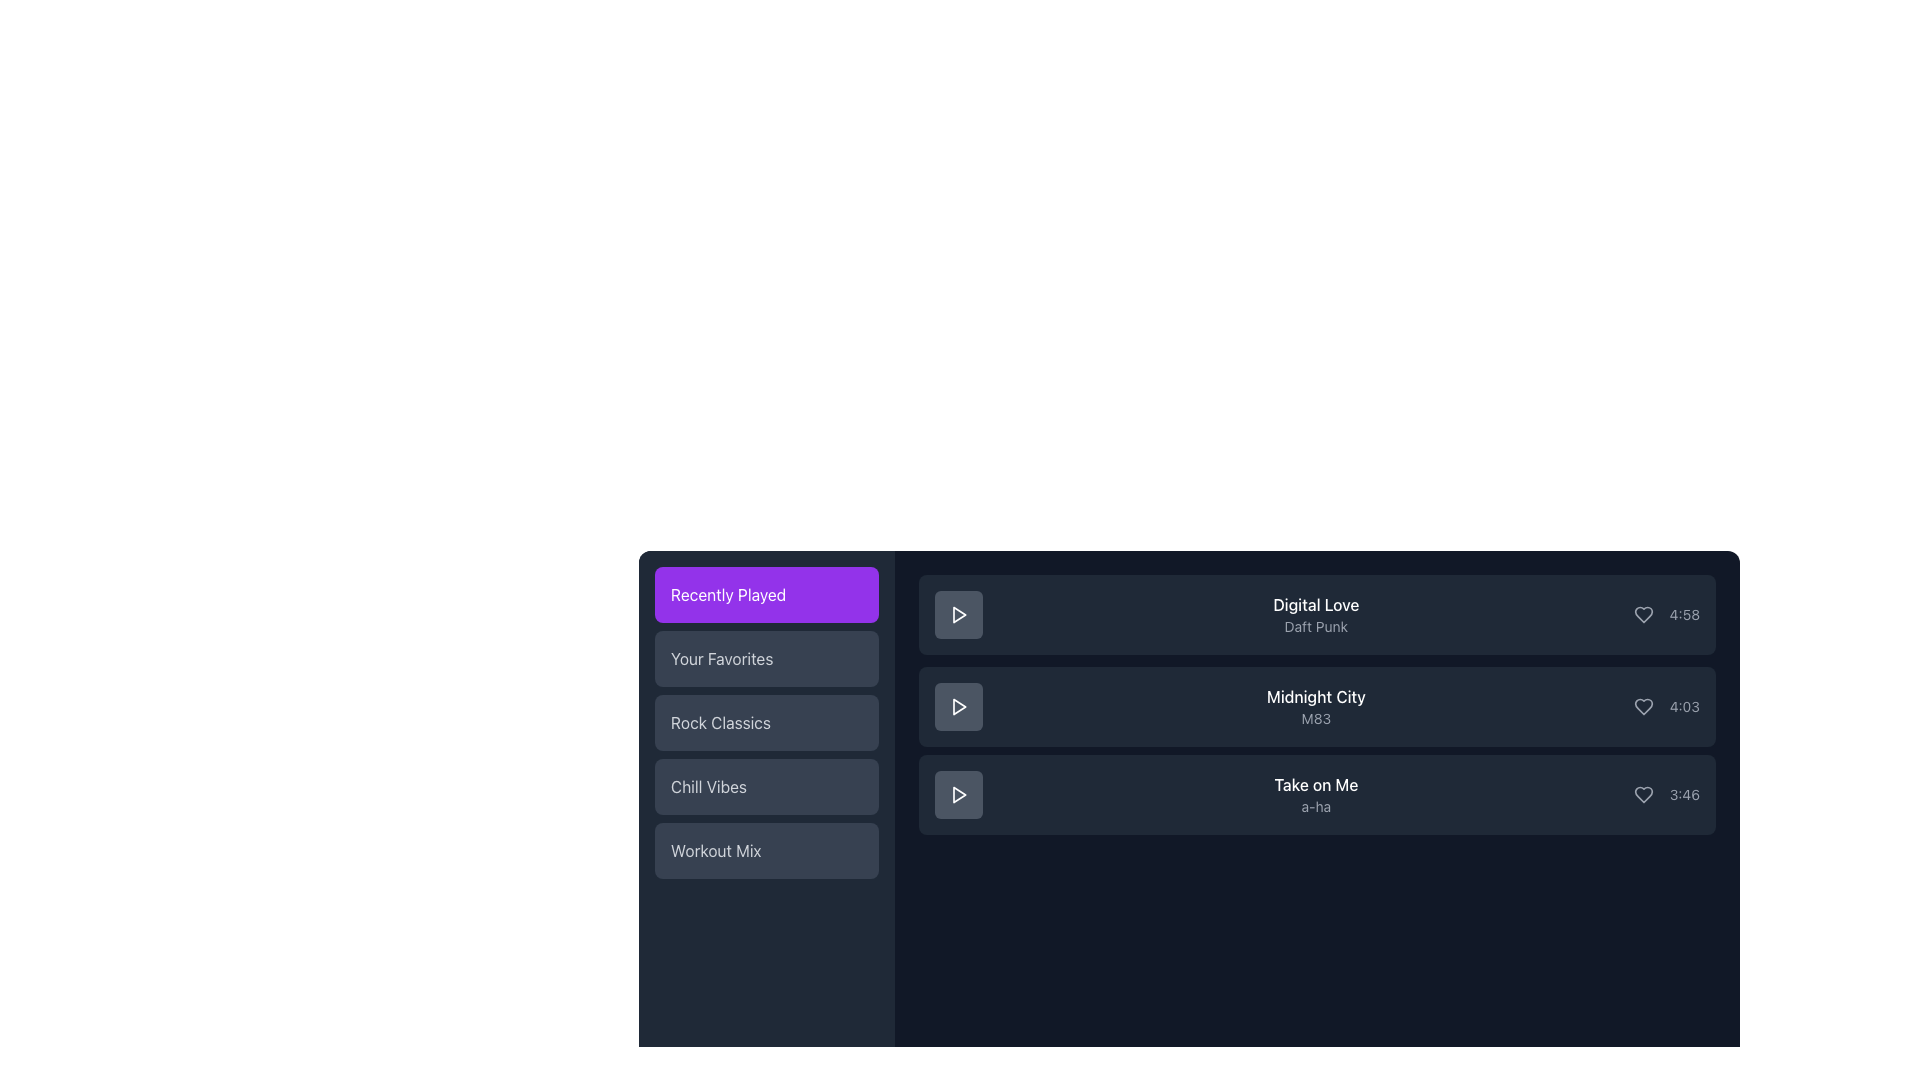  Describe the element at coordinates (1317, 613) in the screenshot. I see `the first row item` at that location.